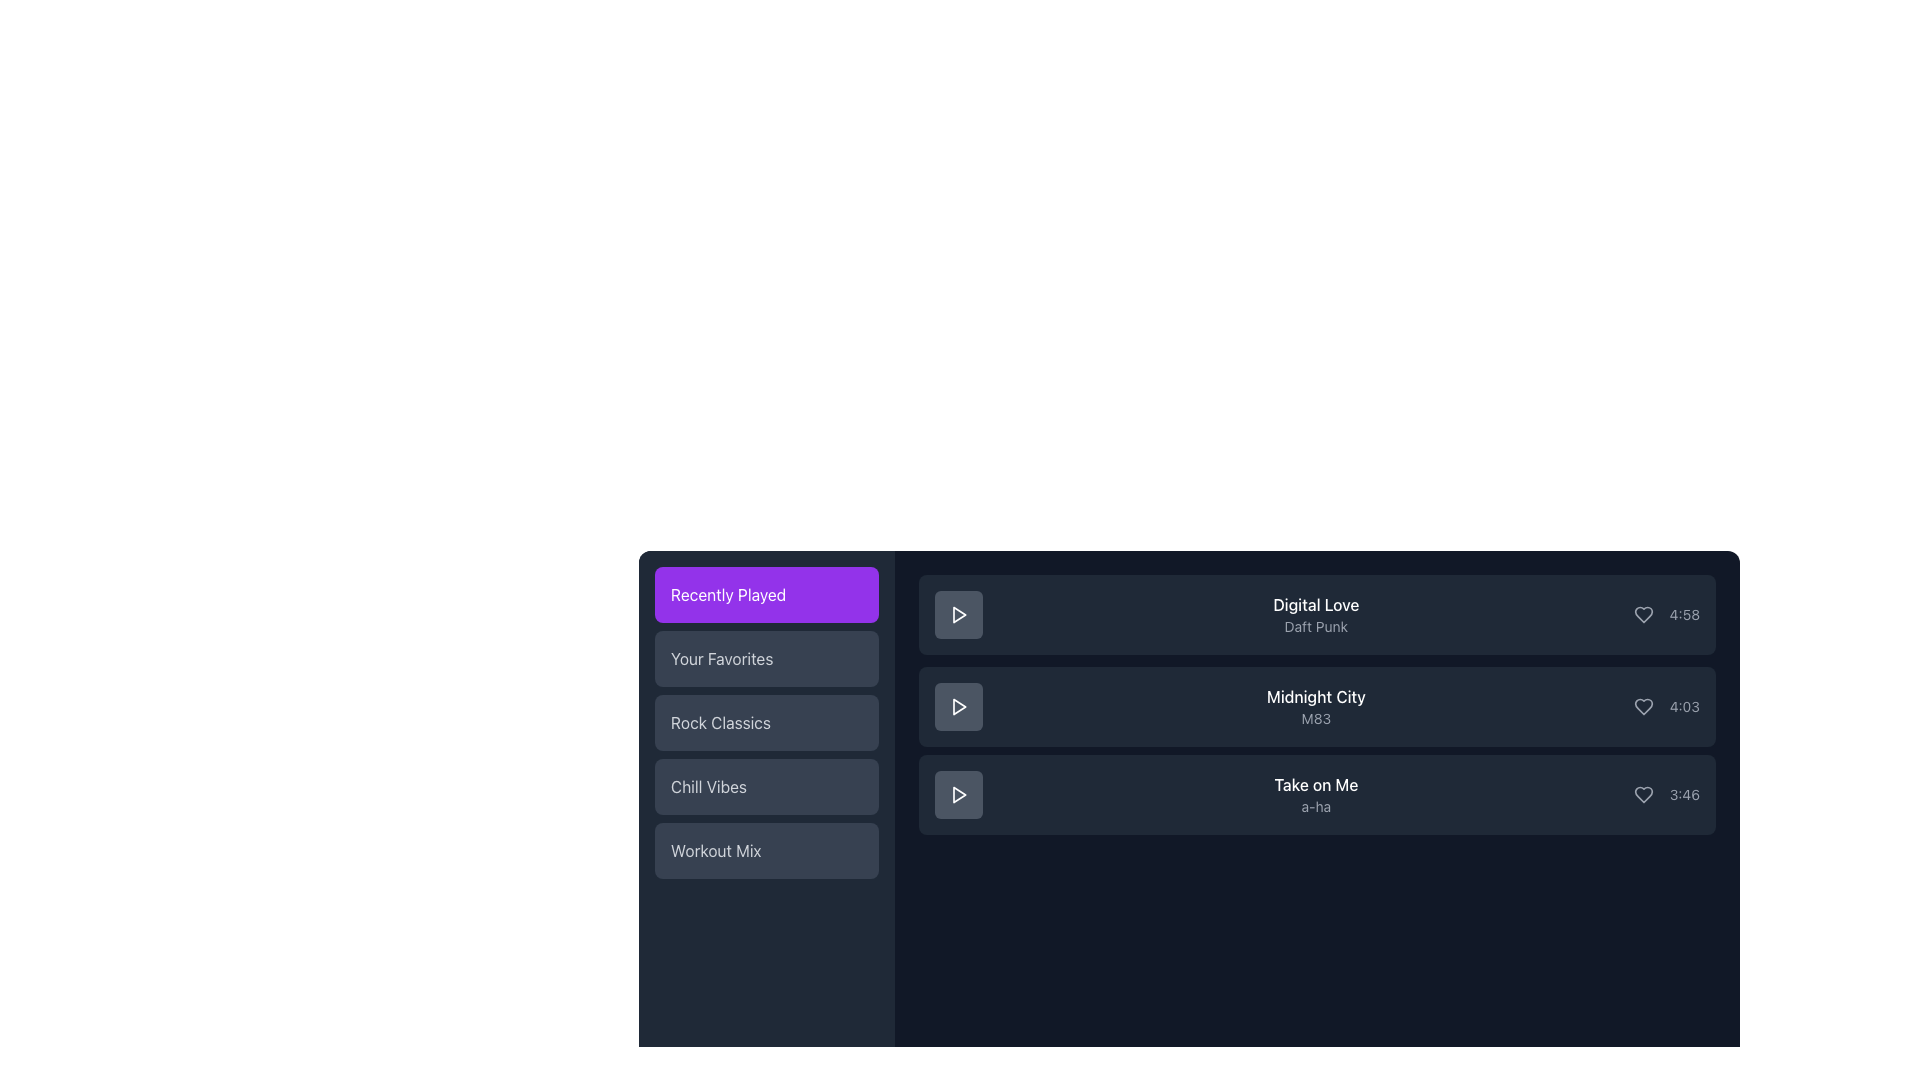  Describe the element at coordinates (1317, 613) in the screenshot. I see `the first row item` at that location.